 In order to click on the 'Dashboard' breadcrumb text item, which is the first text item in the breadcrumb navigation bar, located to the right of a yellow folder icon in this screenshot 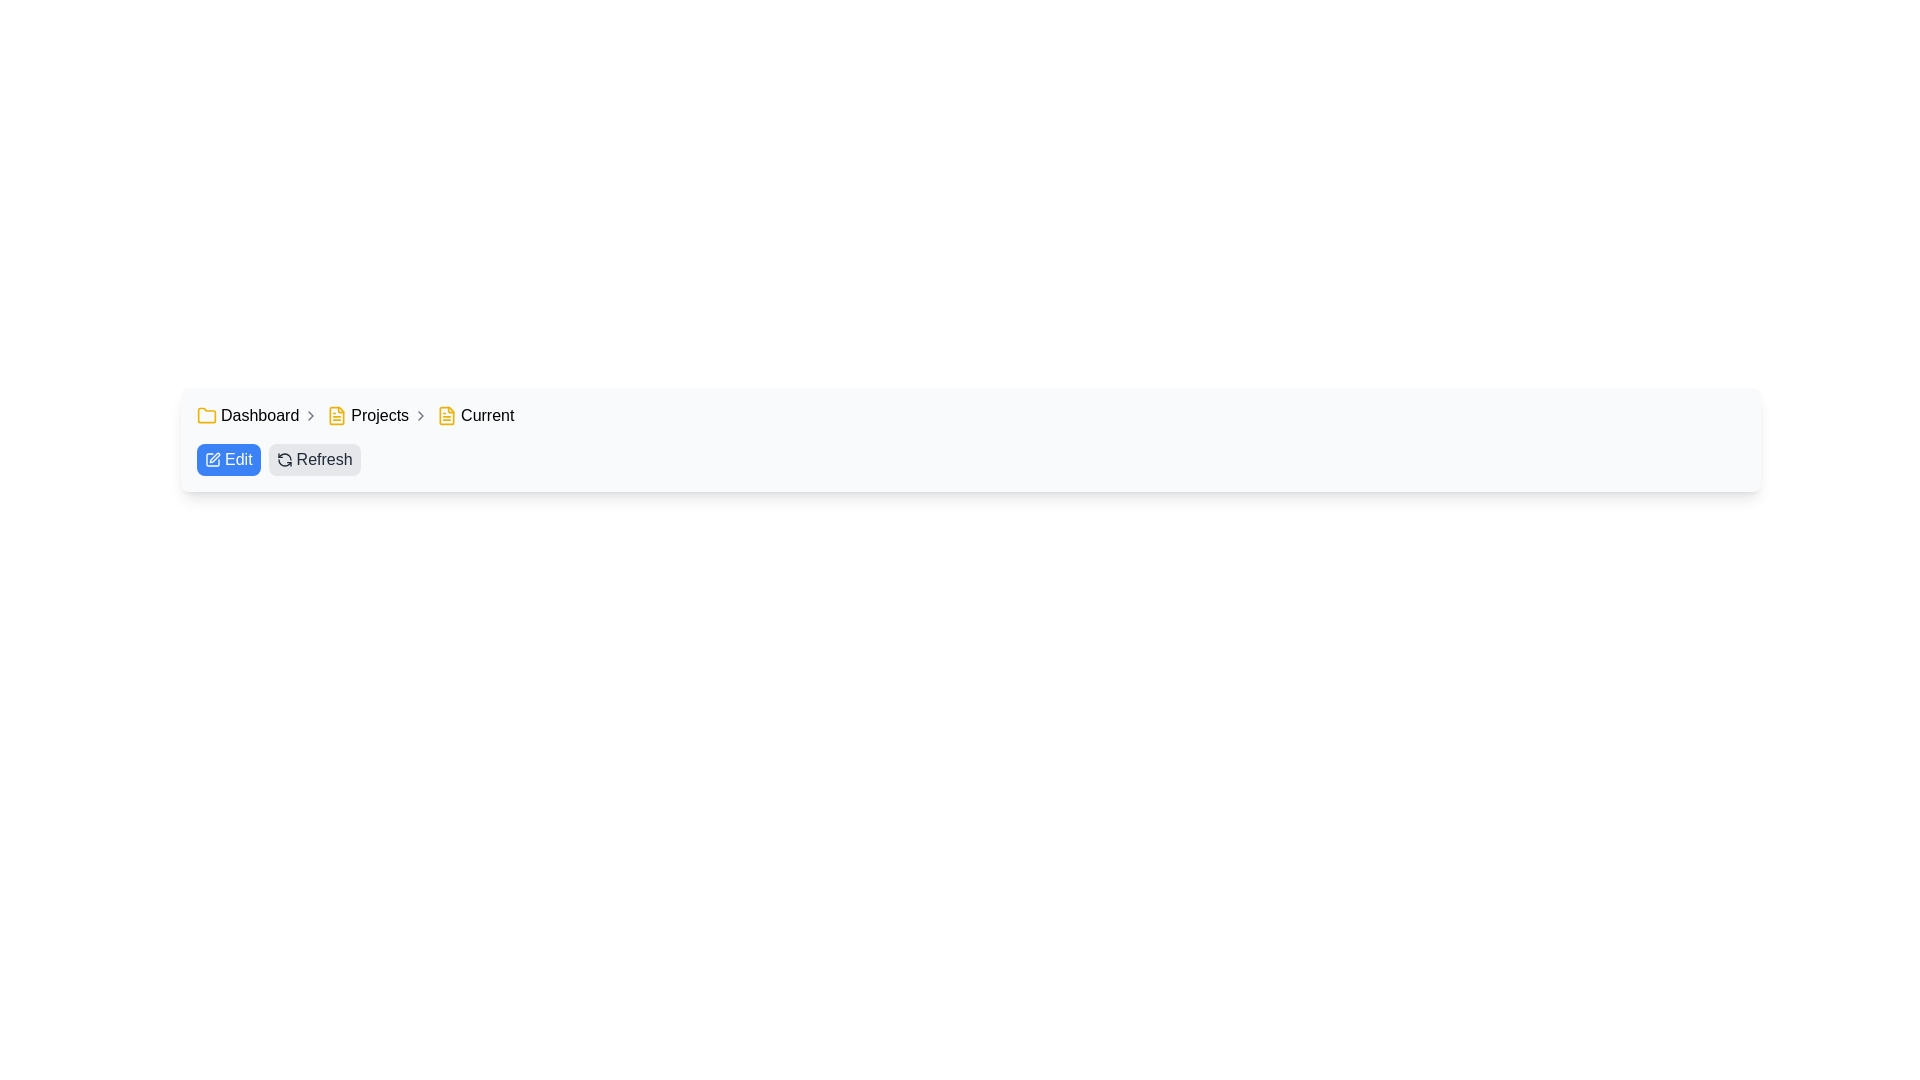, I will do `click(259, 415)`.